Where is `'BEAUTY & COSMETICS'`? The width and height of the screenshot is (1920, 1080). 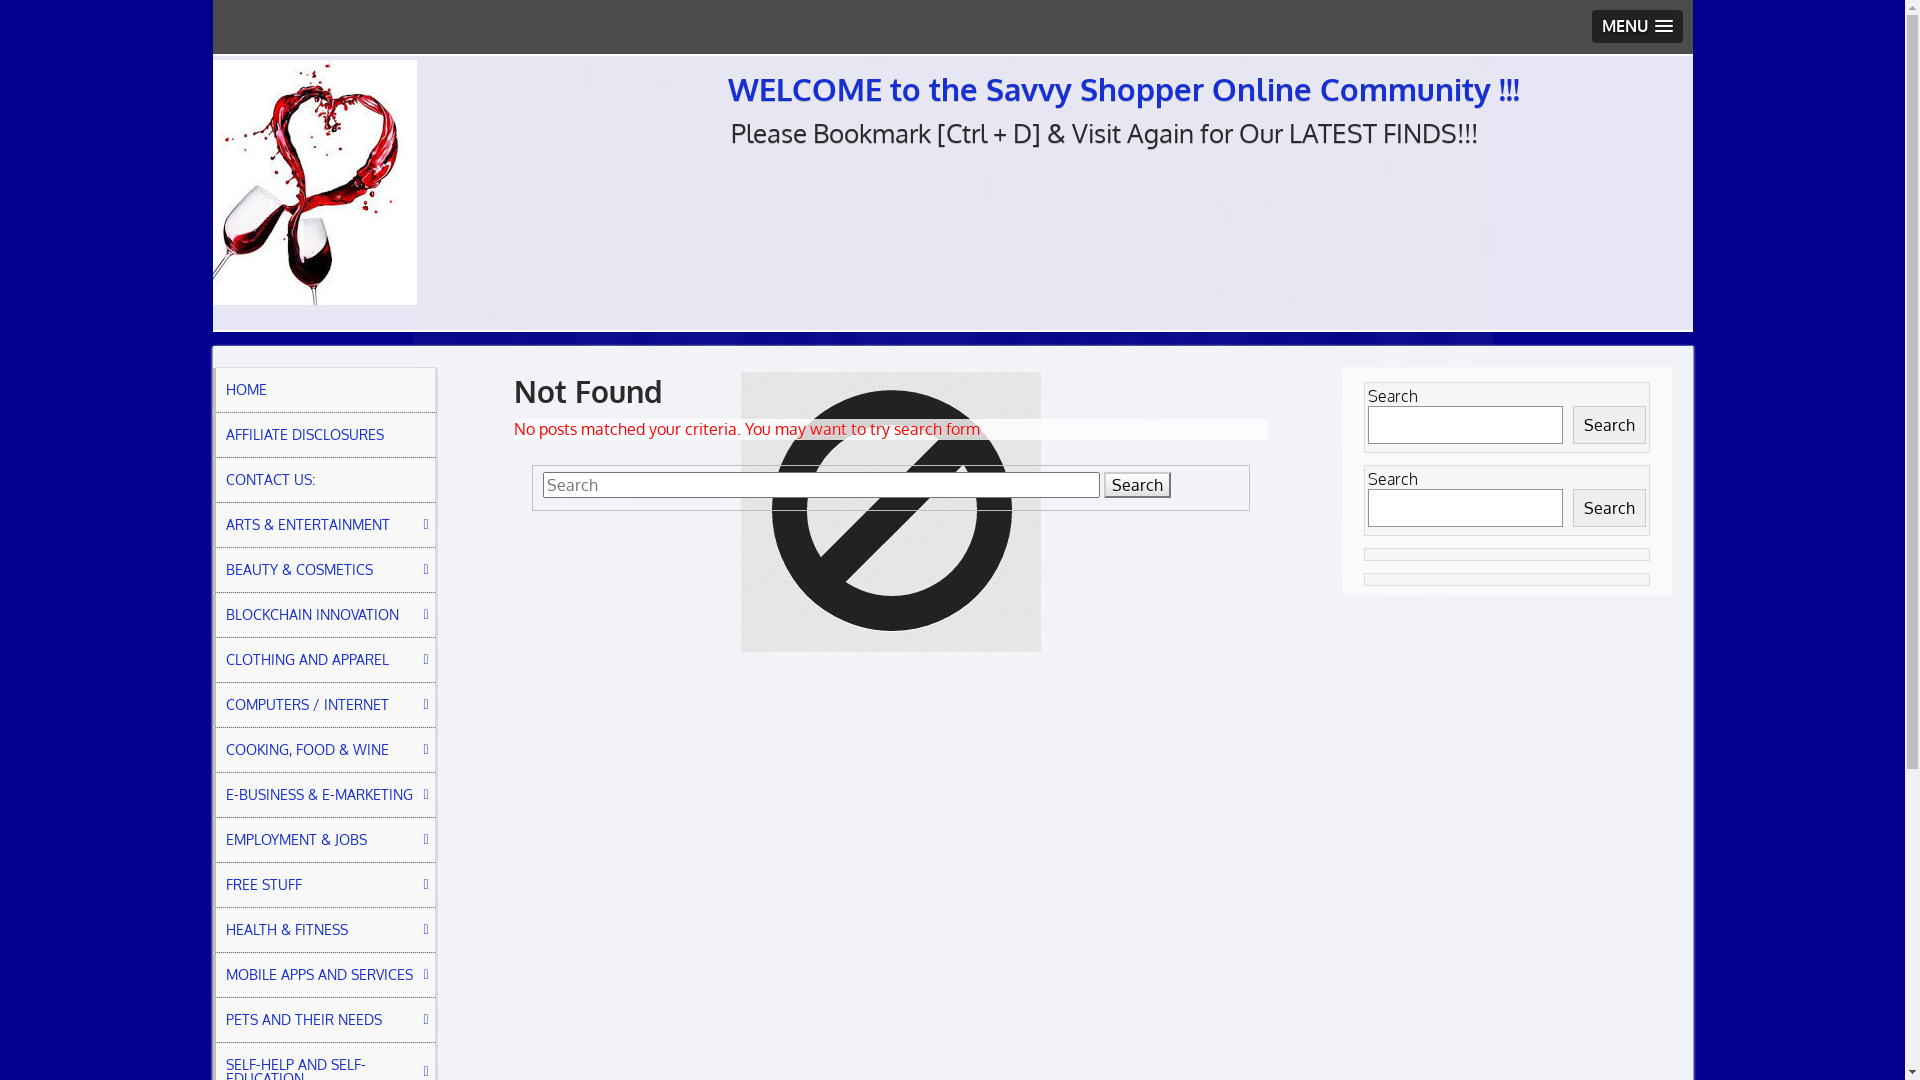
'BEAUTY & COSMETICS' is located at coordinates (324, 570).